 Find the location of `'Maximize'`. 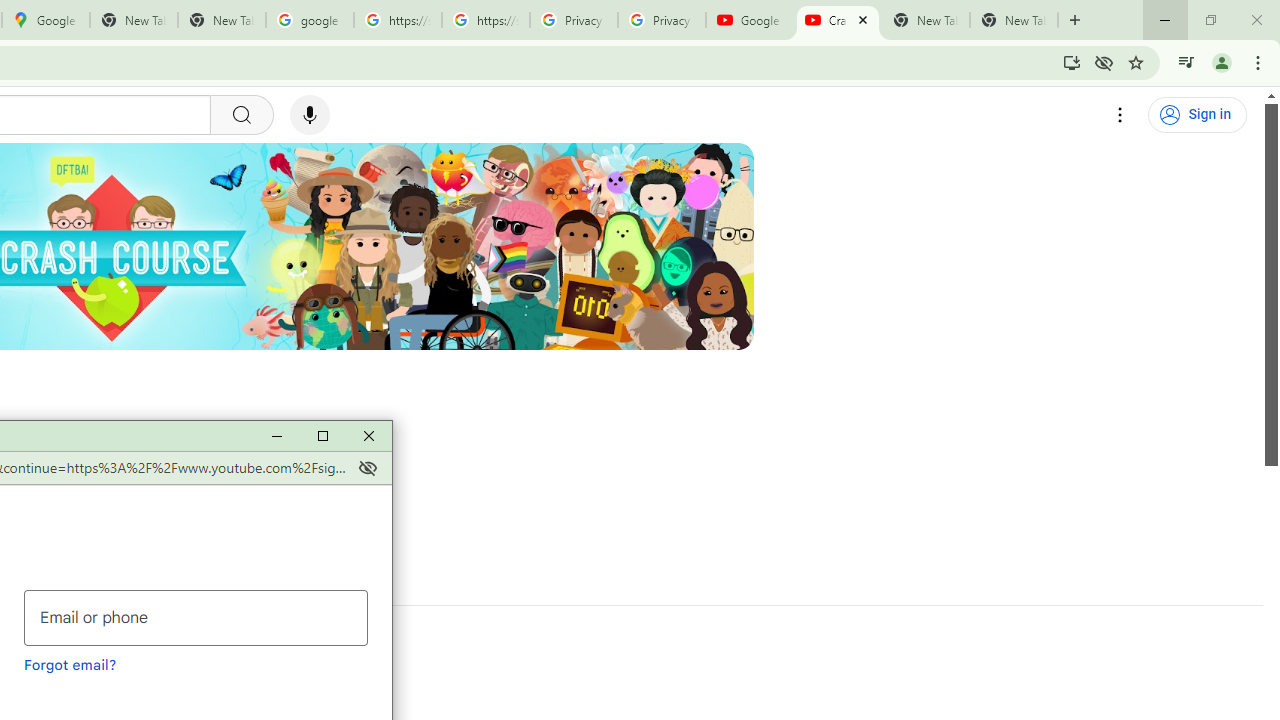

'Maximize' is located at coordinates (322, 435).